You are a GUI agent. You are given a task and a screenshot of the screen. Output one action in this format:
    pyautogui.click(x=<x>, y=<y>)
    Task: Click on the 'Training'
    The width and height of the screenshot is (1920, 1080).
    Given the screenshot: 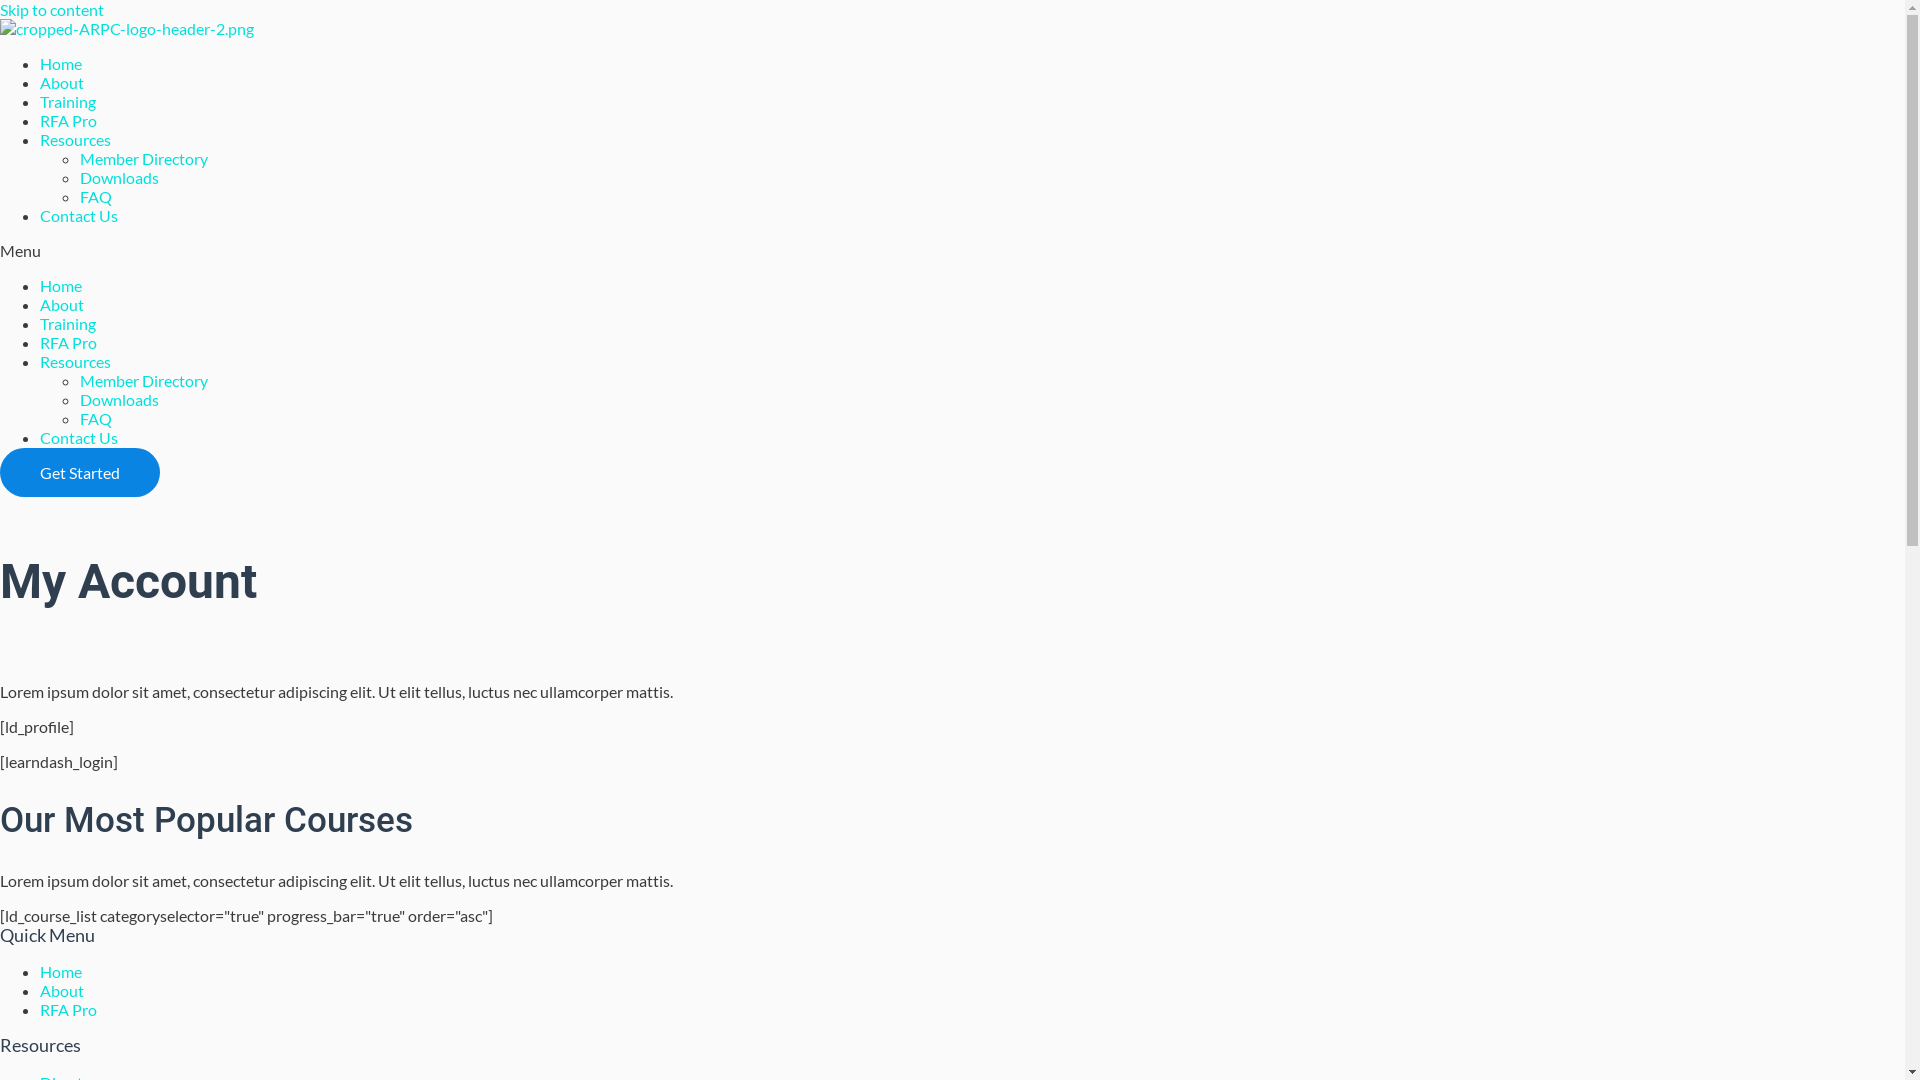 What is the action you would take?
    pyautogui.click(x=67, y=322)
    